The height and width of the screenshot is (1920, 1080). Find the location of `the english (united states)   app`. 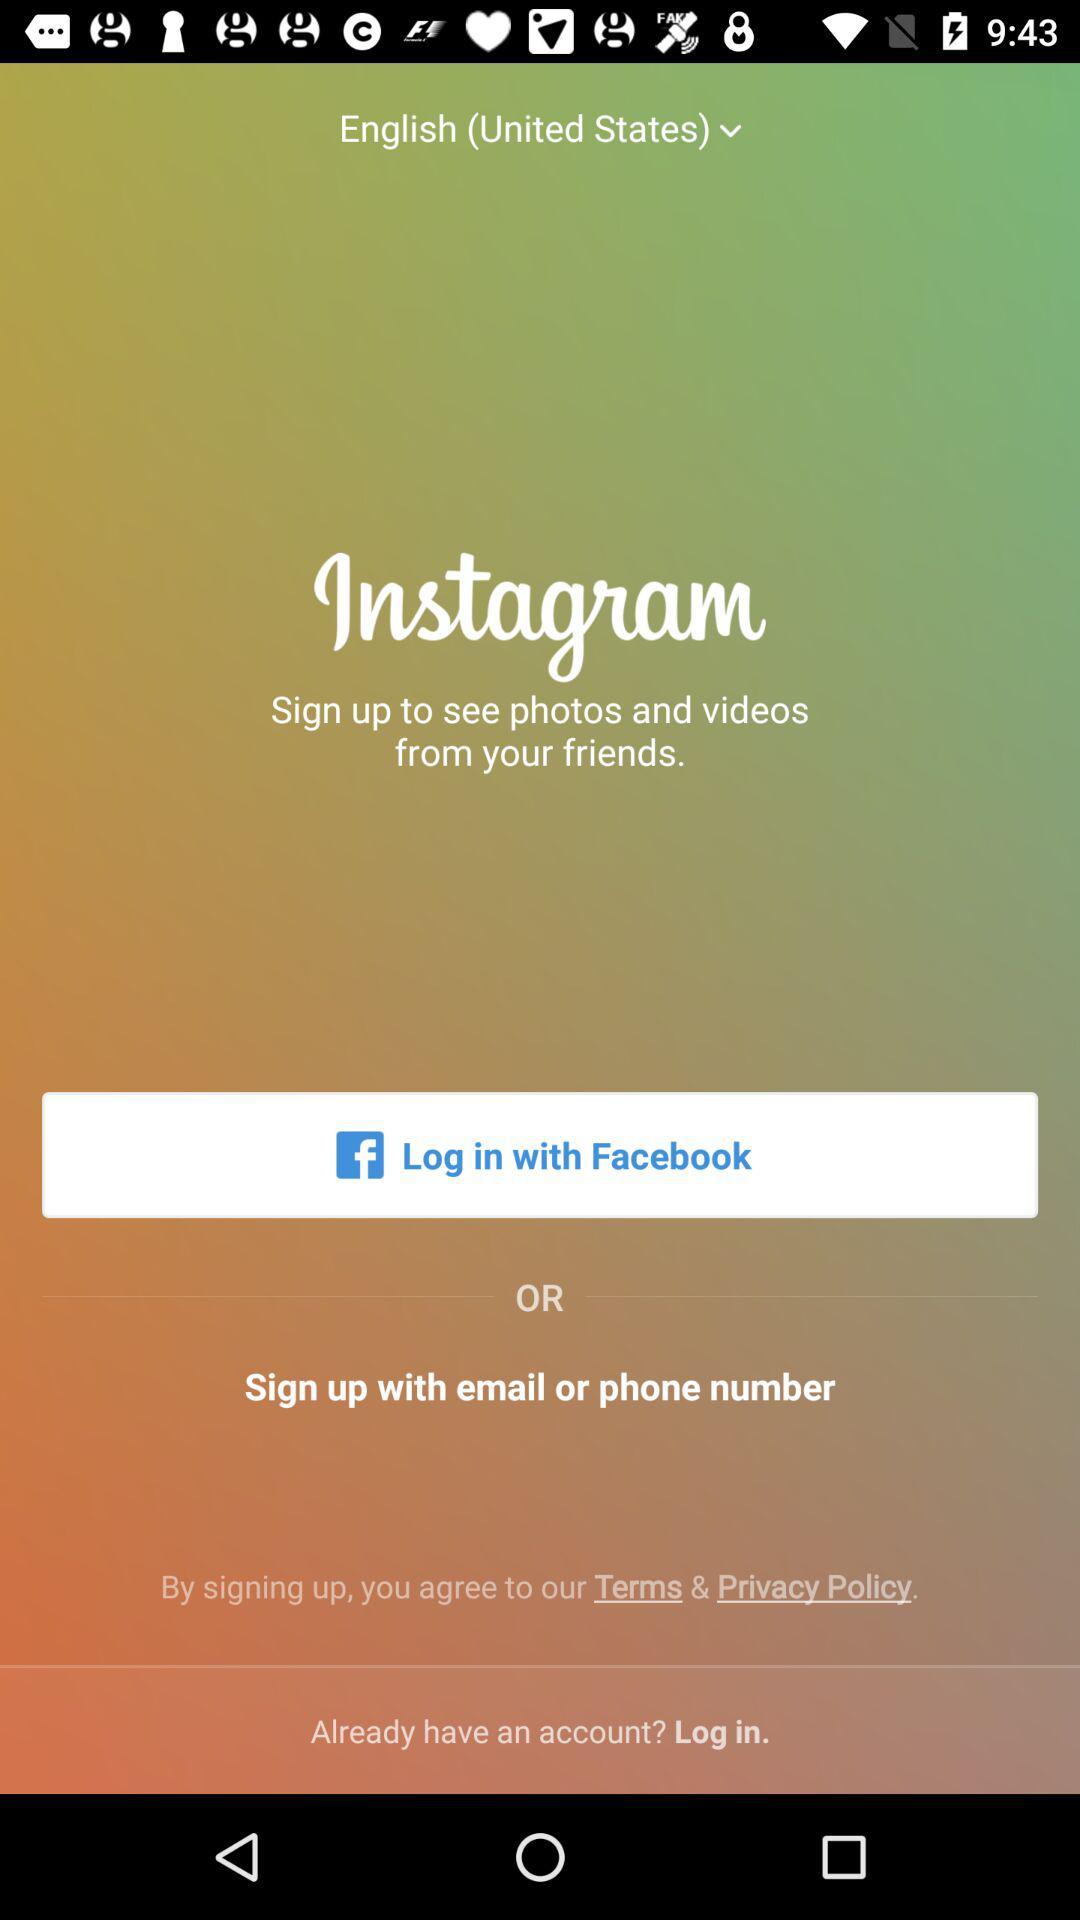

the english (united states)   app is located at coordinates (540, 106).